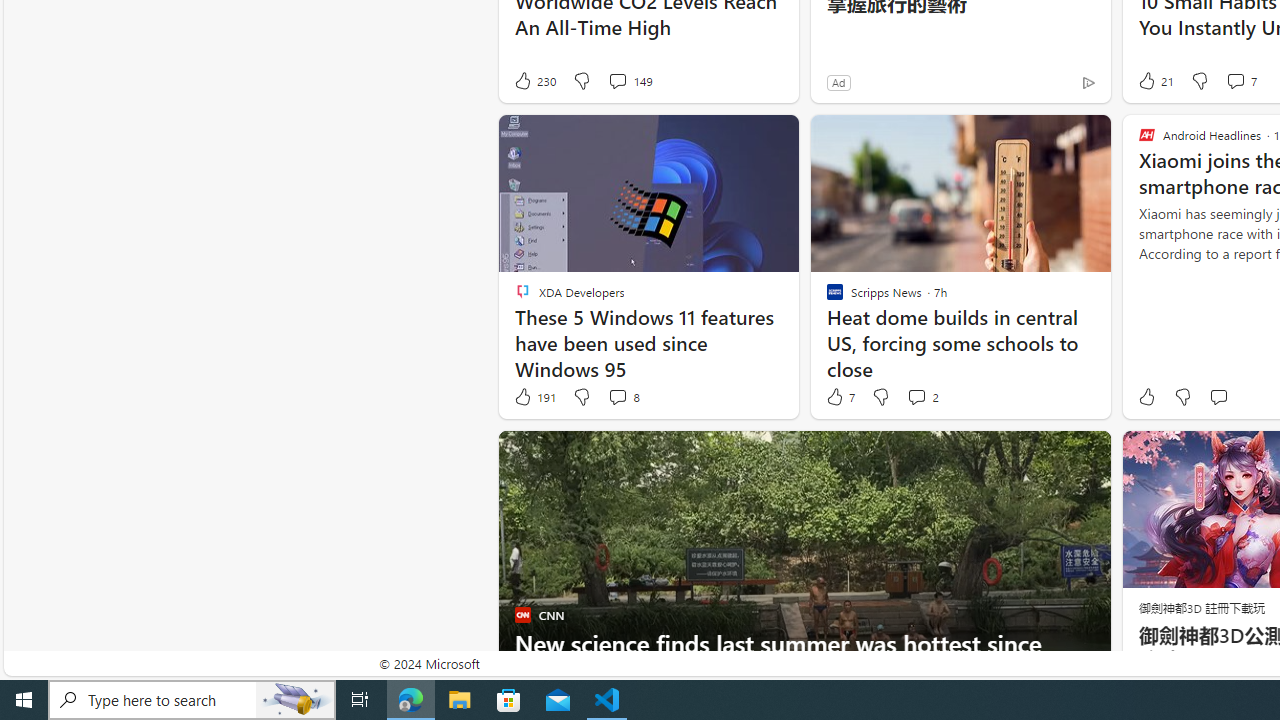 This screenshot has width=1280, height=720. I want to click on 'View comments 2 Comment', so click(915, 397).